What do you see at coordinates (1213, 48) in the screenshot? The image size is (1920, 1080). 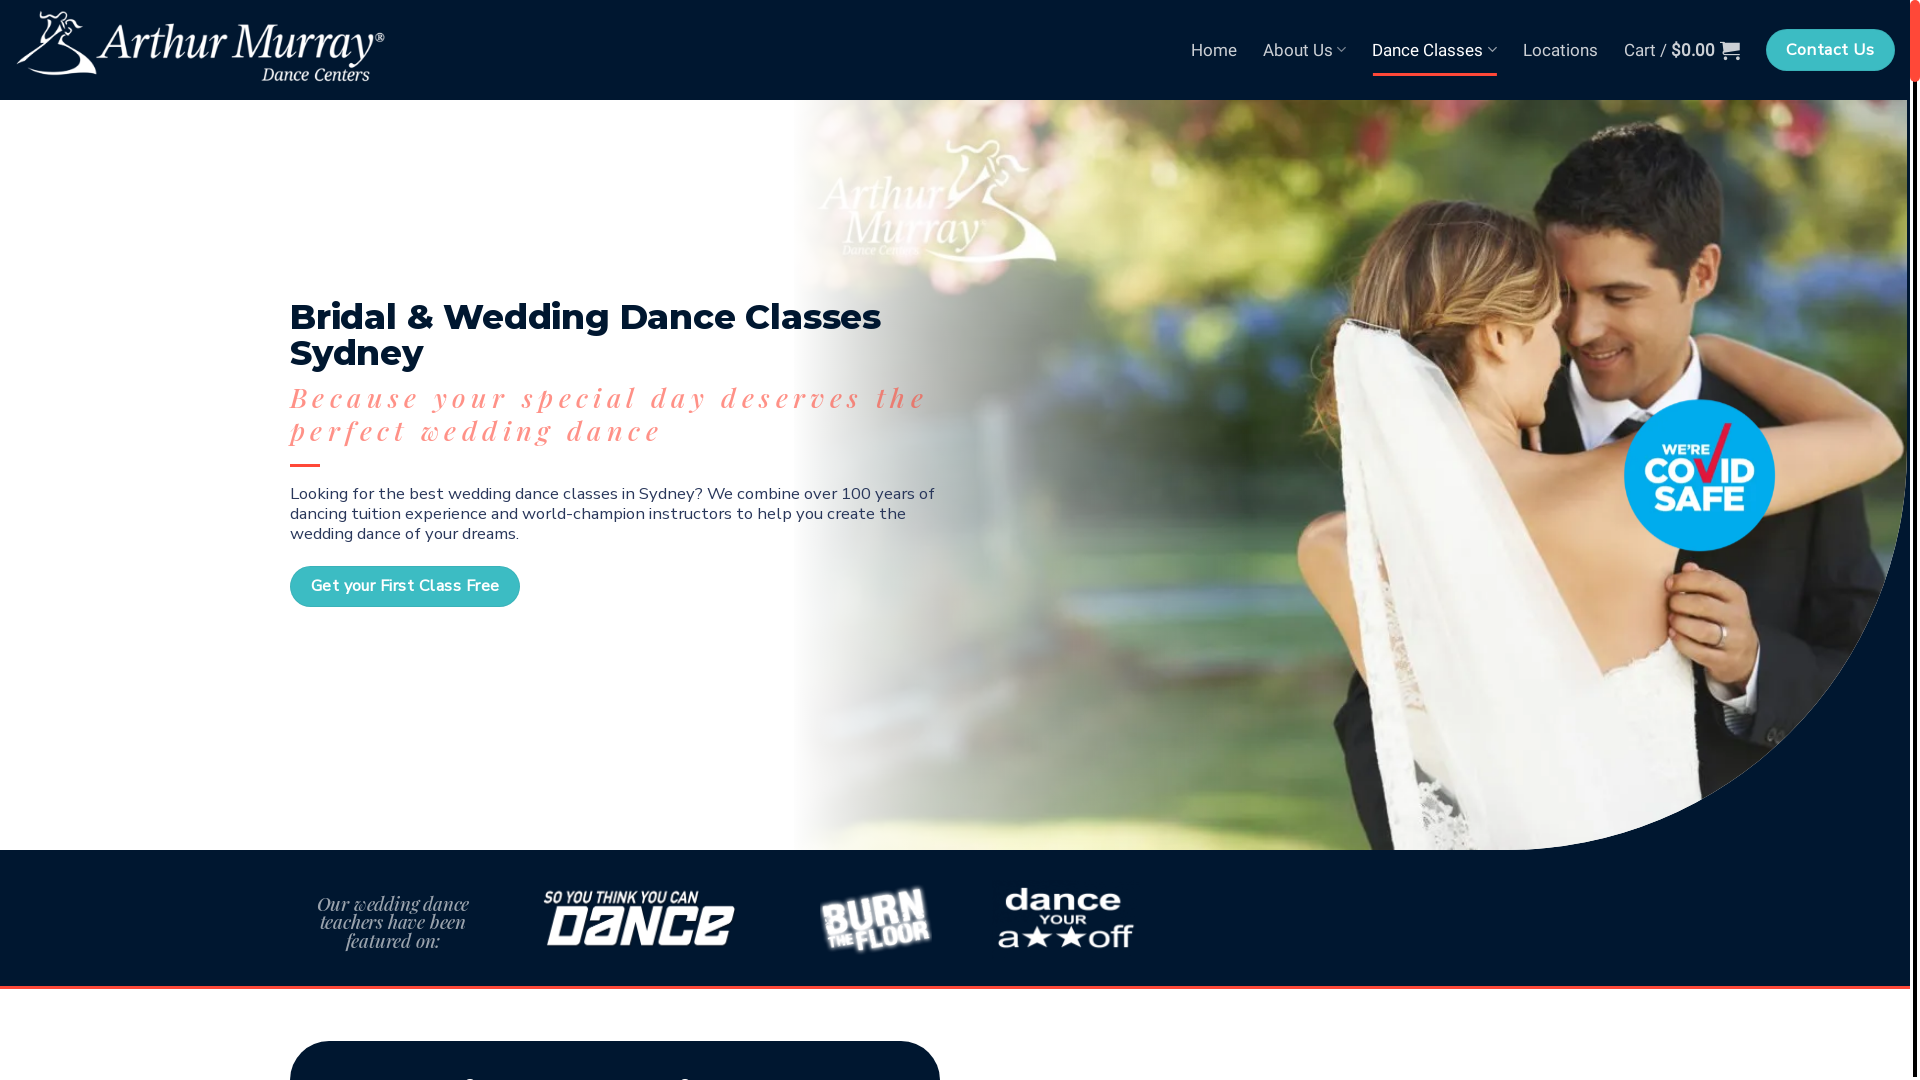 I see `'Home'` at bounding box center [1213, 48].